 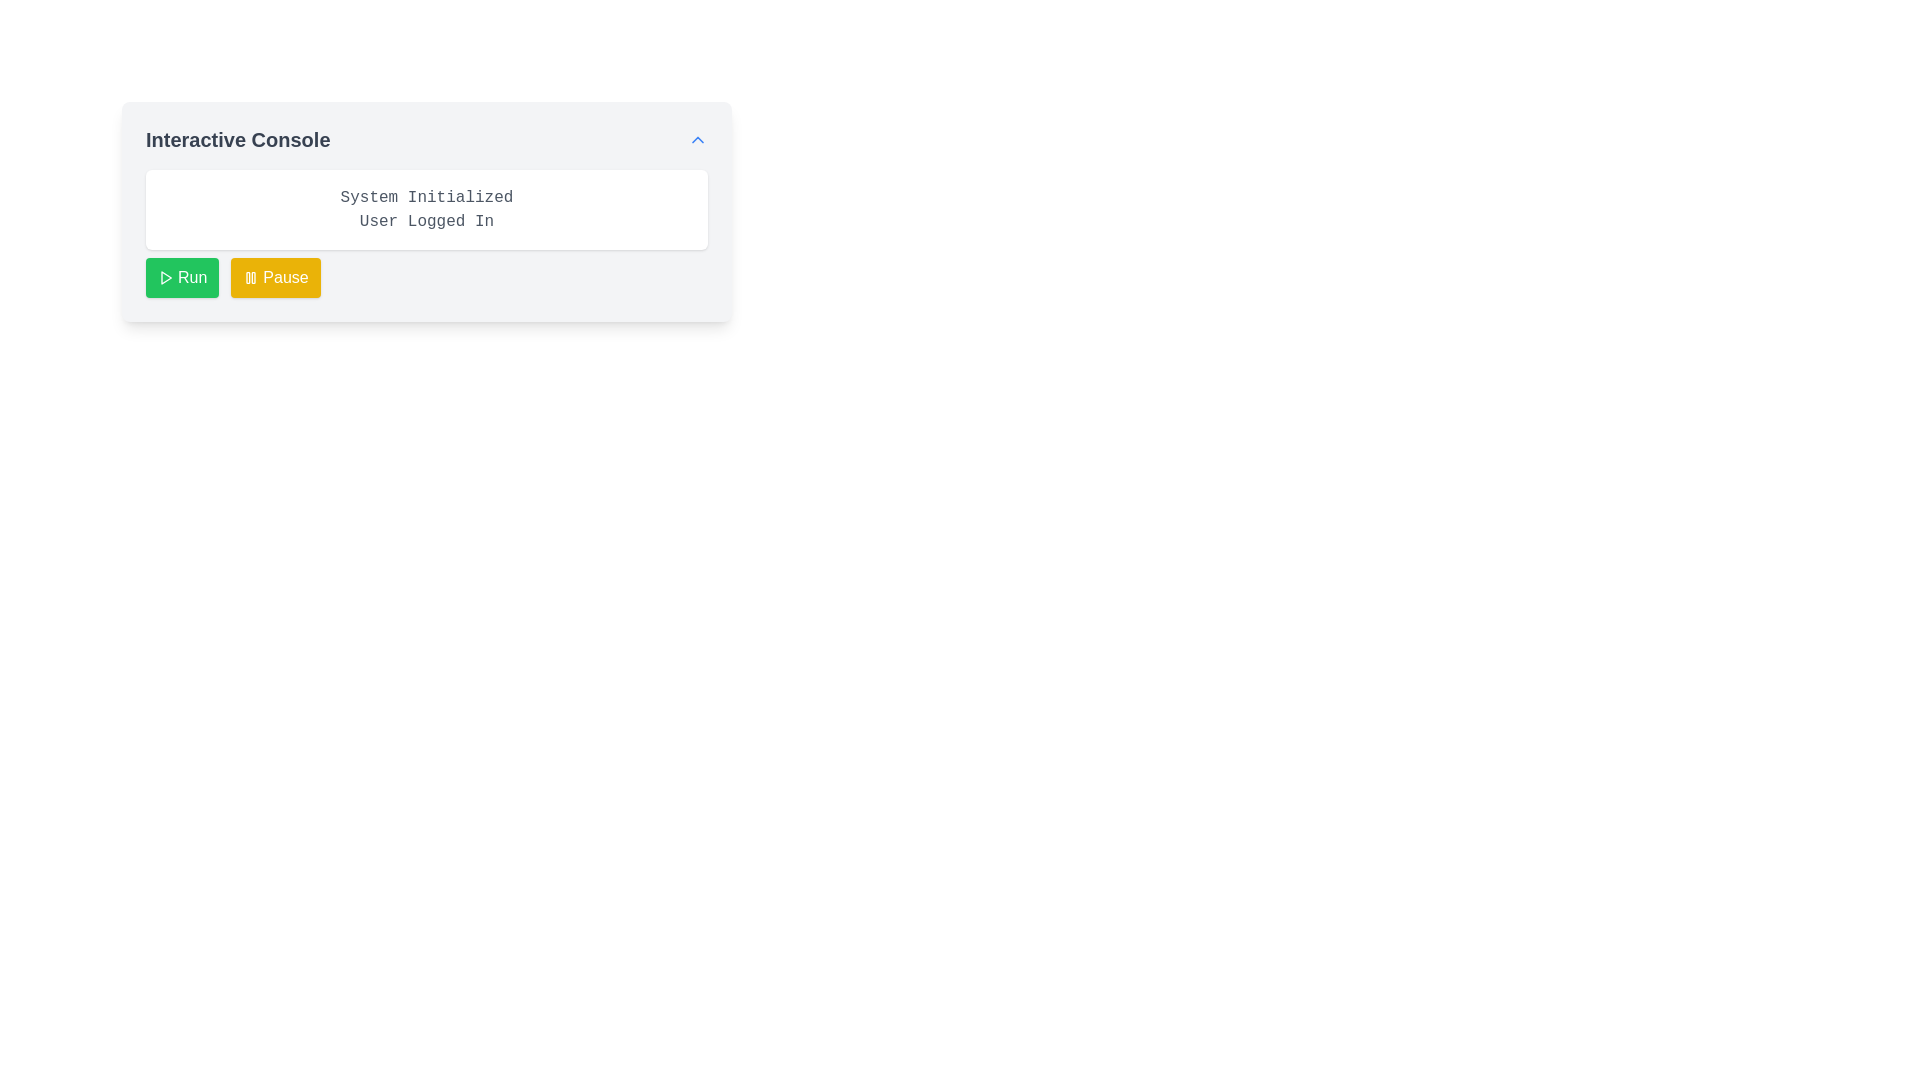 What do you see at coordinates (275, 277) in the screenshot?
I see `the 'Pause' button` at bounding box center [275, 277].